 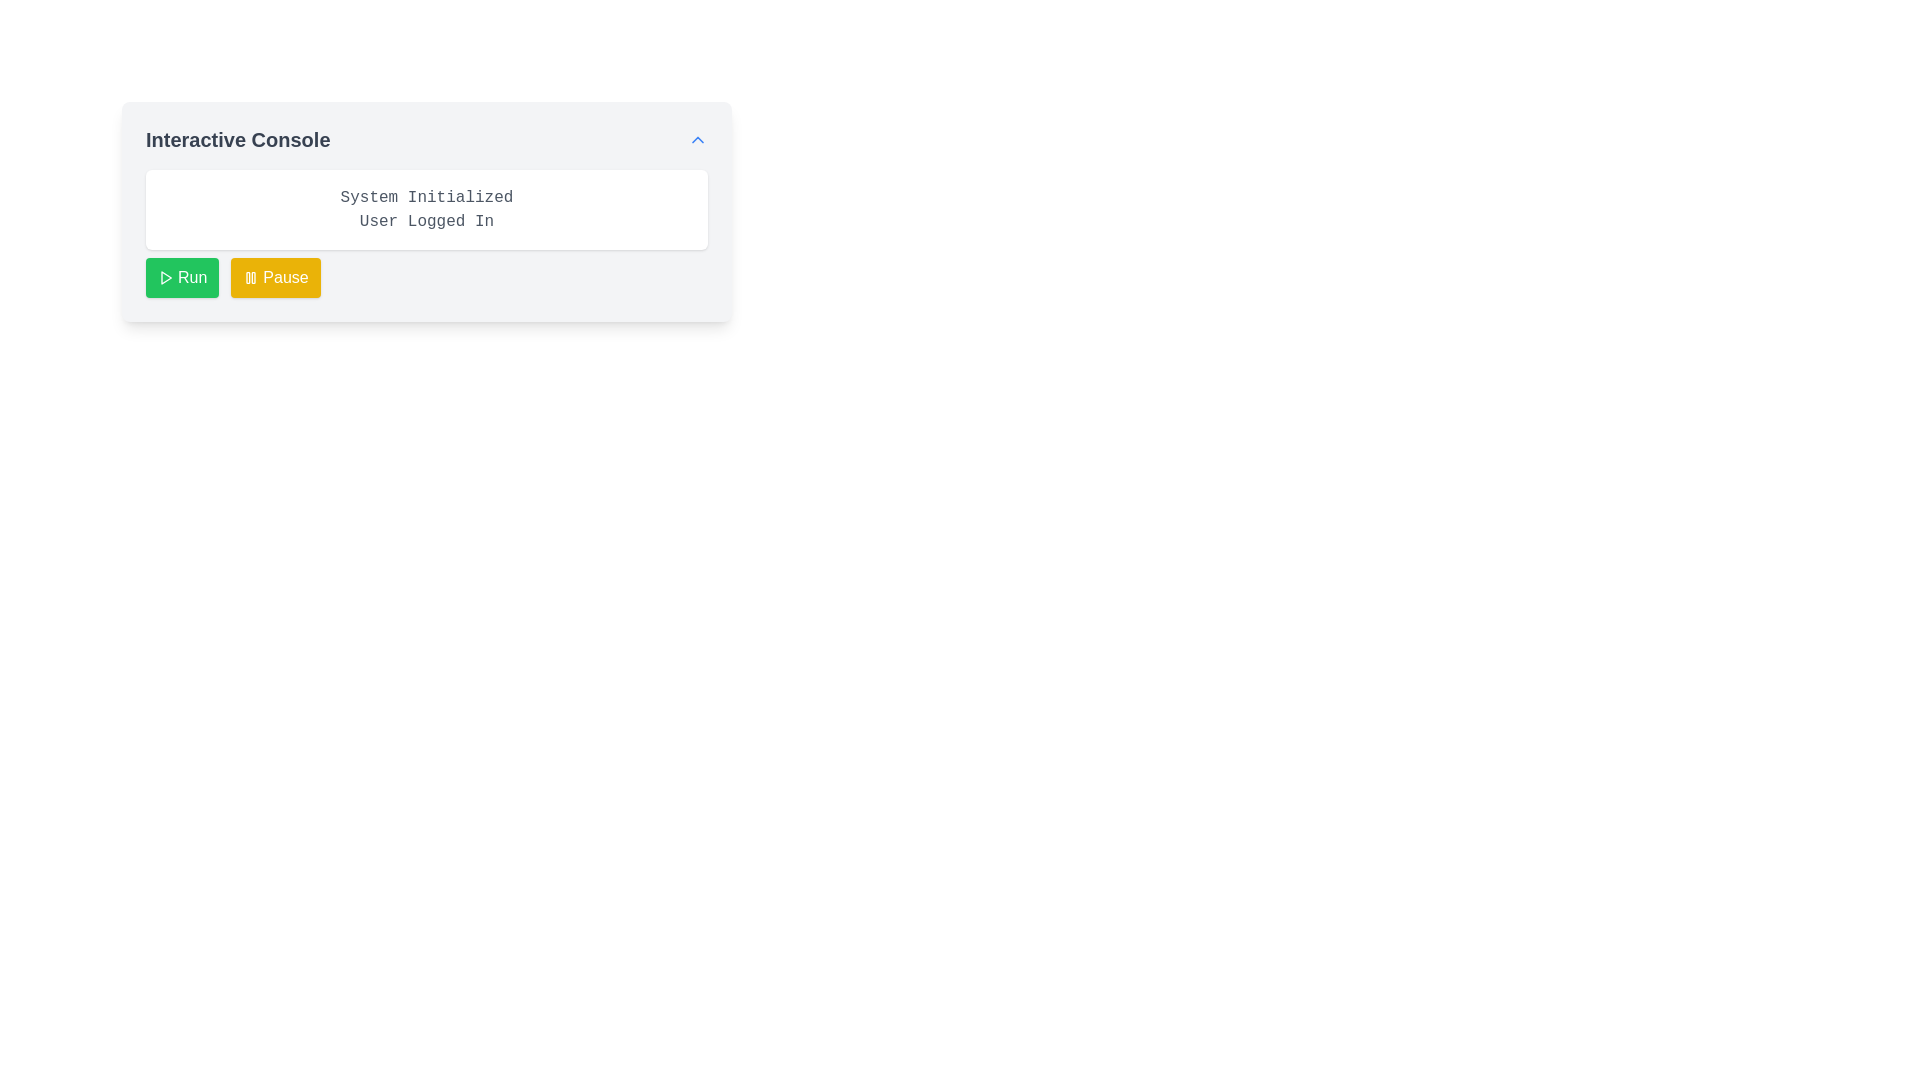 What do you see at coordinates (275, 277) in the screenshot?
I see `the 'Pause' button` at bounding box center [275, 277].